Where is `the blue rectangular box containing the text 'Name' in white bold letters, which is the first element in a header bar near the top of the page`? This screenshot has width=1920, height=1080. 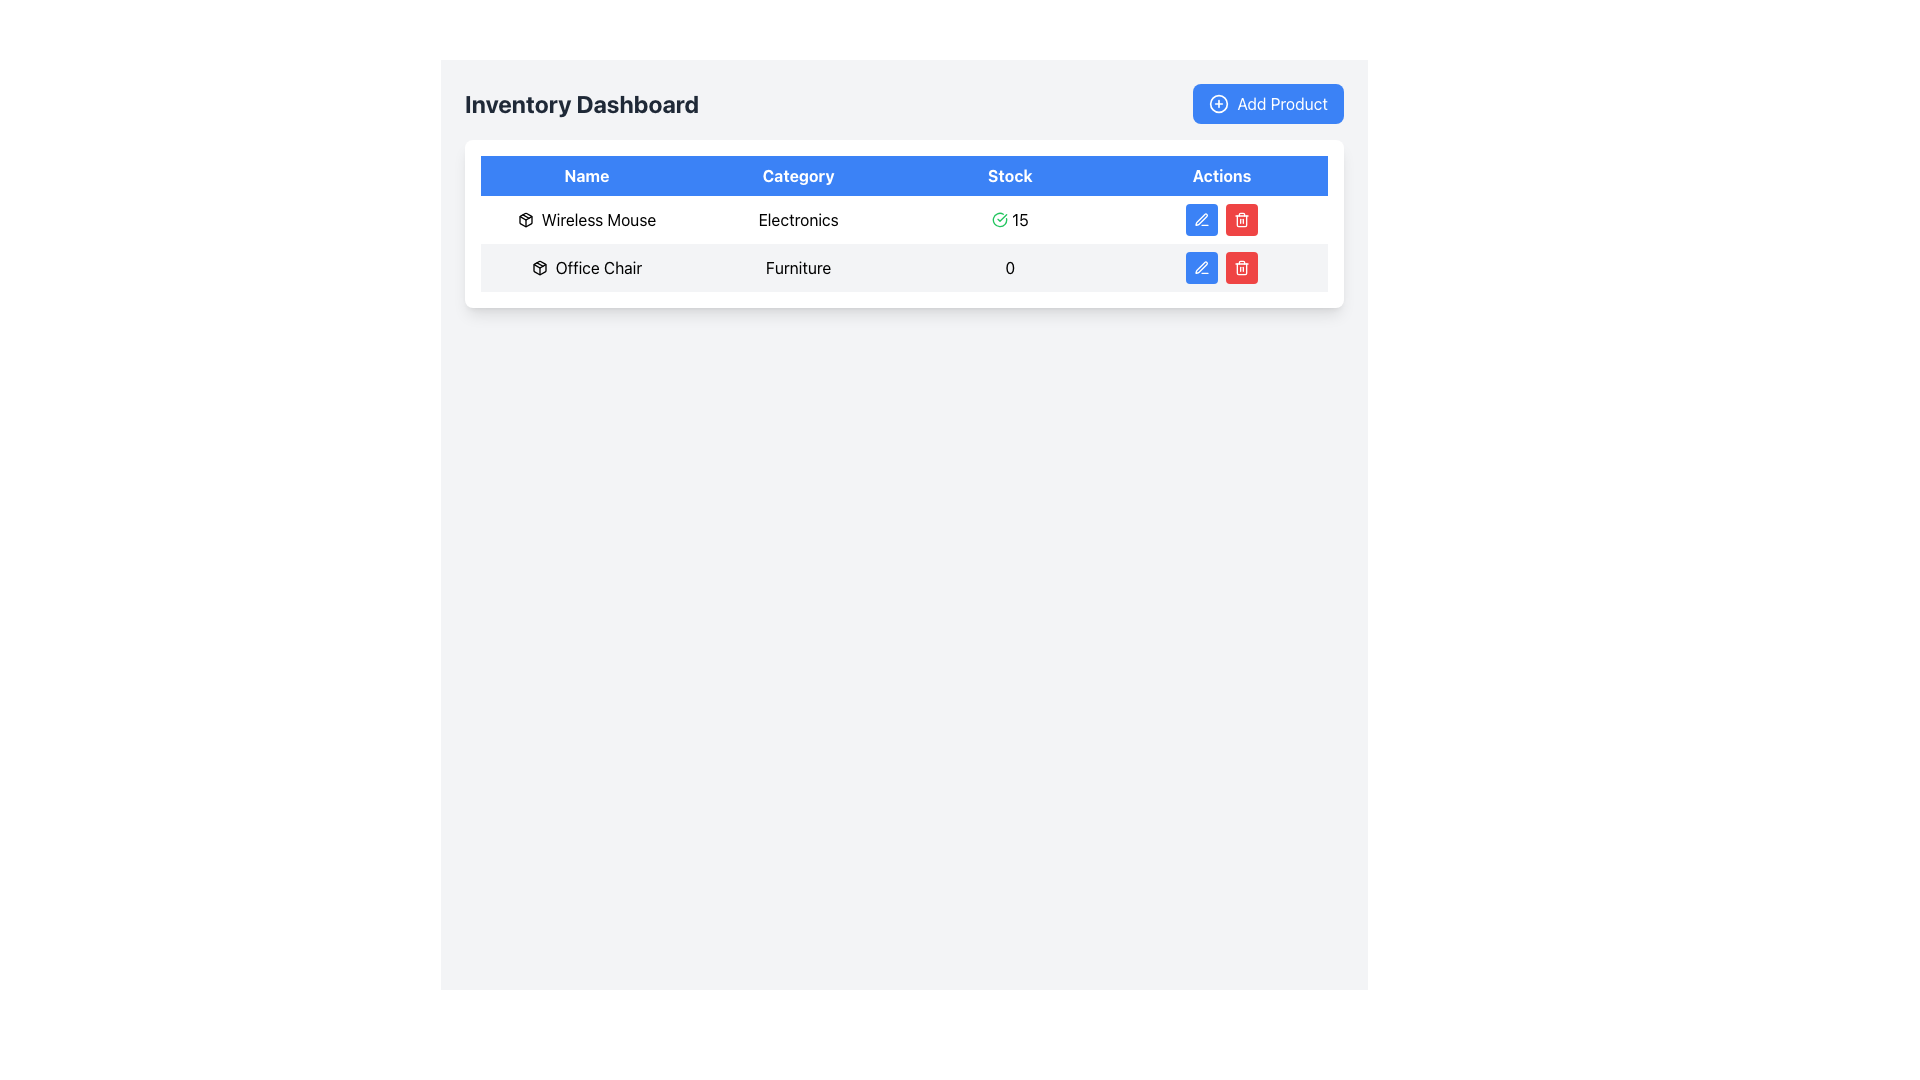
the blue rectangular box containing the text 'Name' in white bold letters, which is the first element in a header bar near the top of the page is located at coordinates (585, 175).